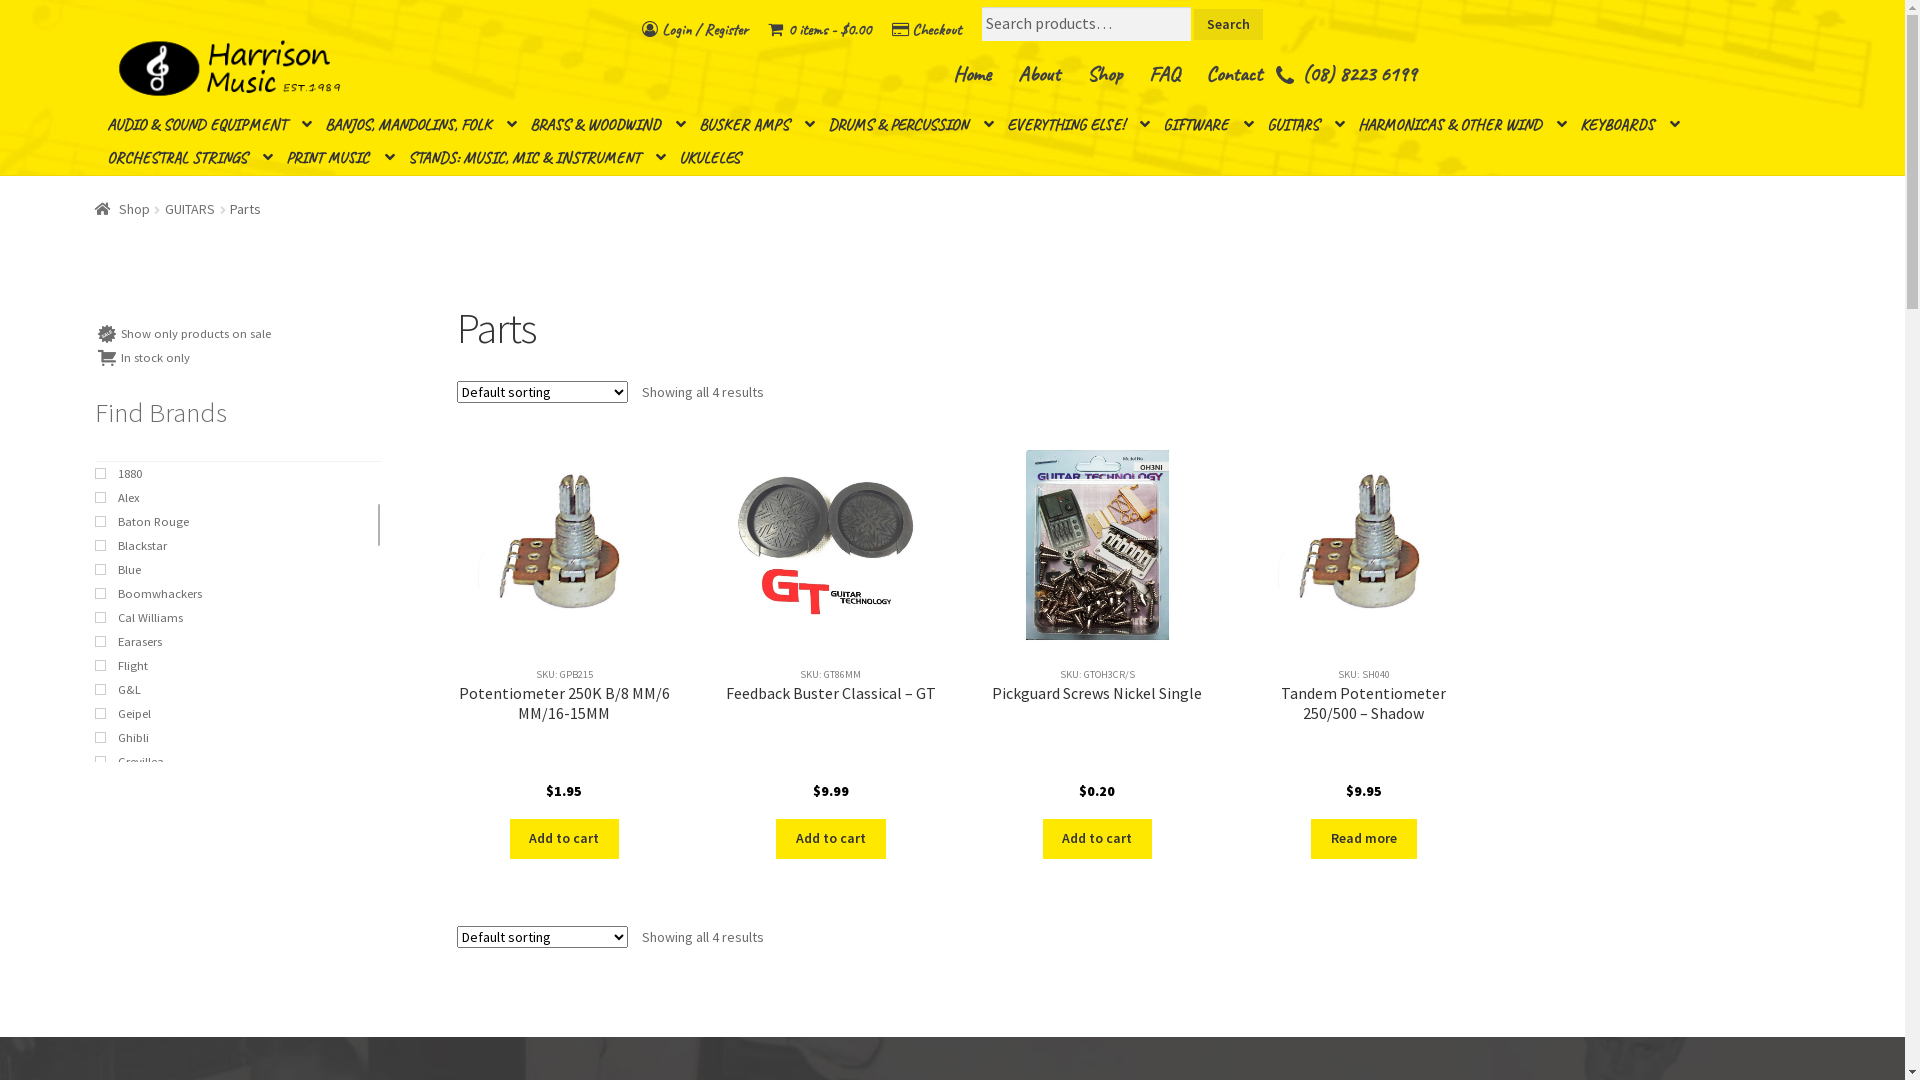 The image size is (1920, 1080). I want to click on 'SKU: GTOH3CR/S, so click(1096, 623).